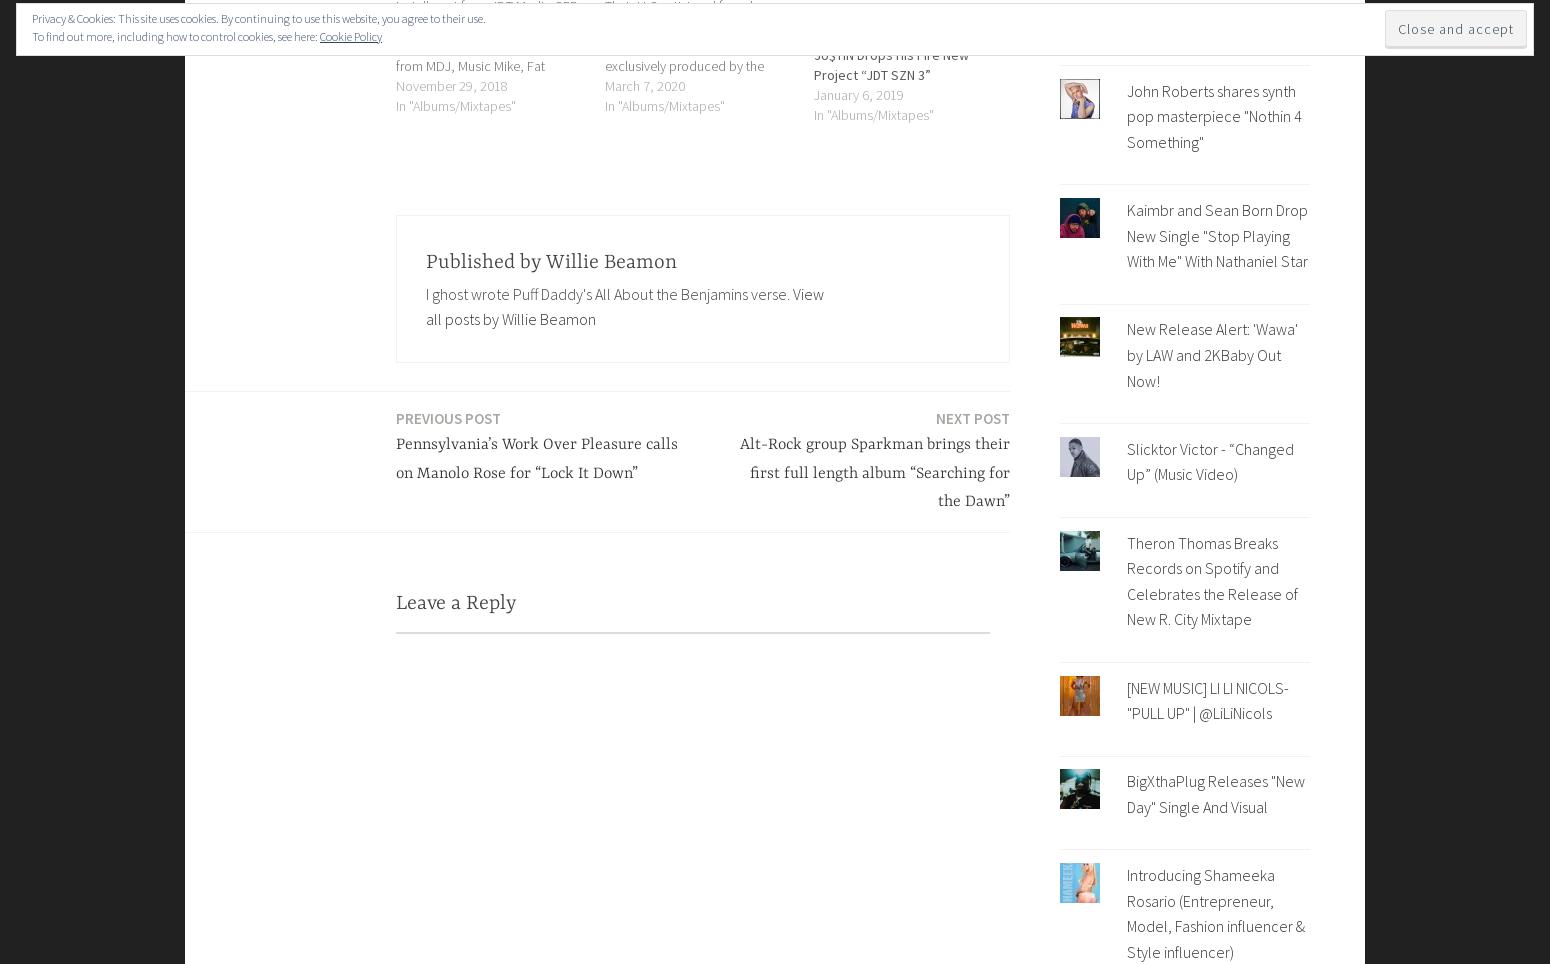 Image resolution: width=1550 pixels, height=964 pixels. Describe the element at coordinates (1184, 33) in the screenshot. I see `'Top Posts'` at that location.